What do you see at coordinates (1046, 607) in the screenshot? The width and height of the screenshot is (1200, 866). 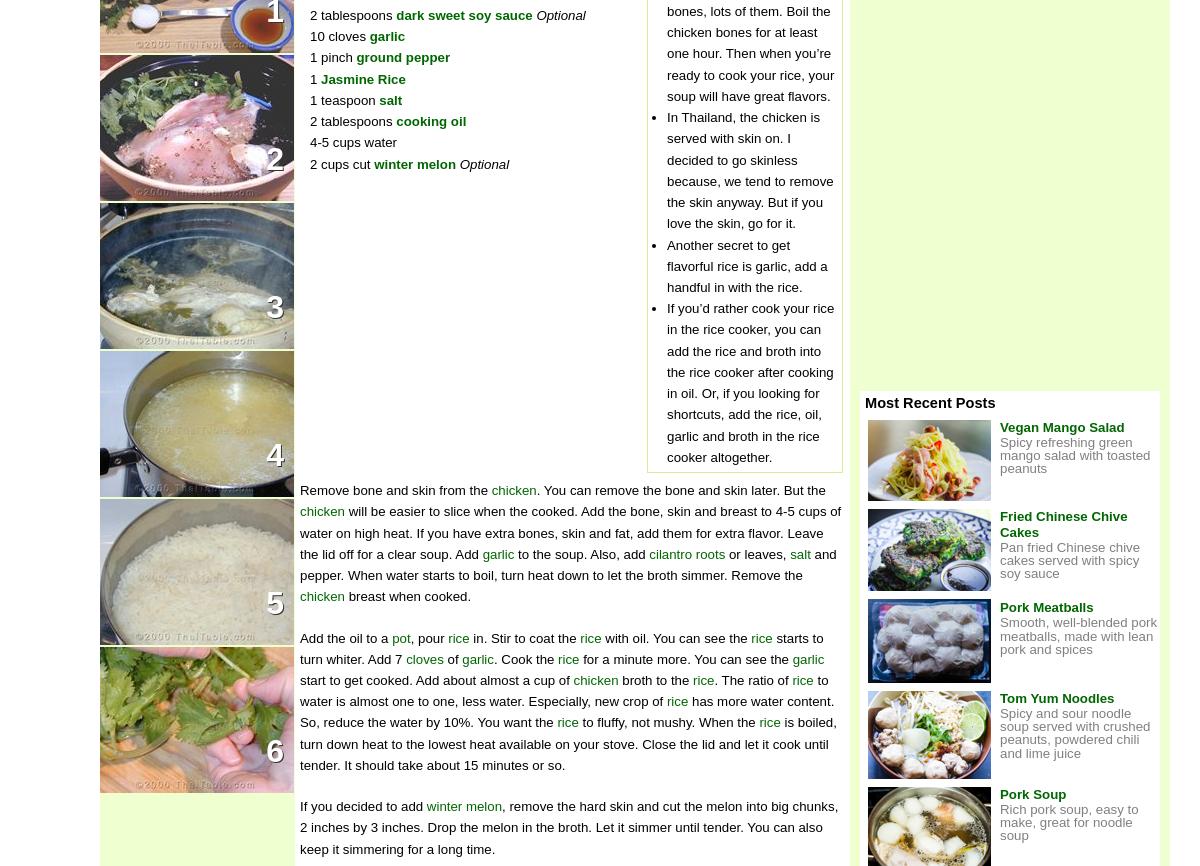 I see `'Pork Meatballs'` at bounding box center [1046, 607].